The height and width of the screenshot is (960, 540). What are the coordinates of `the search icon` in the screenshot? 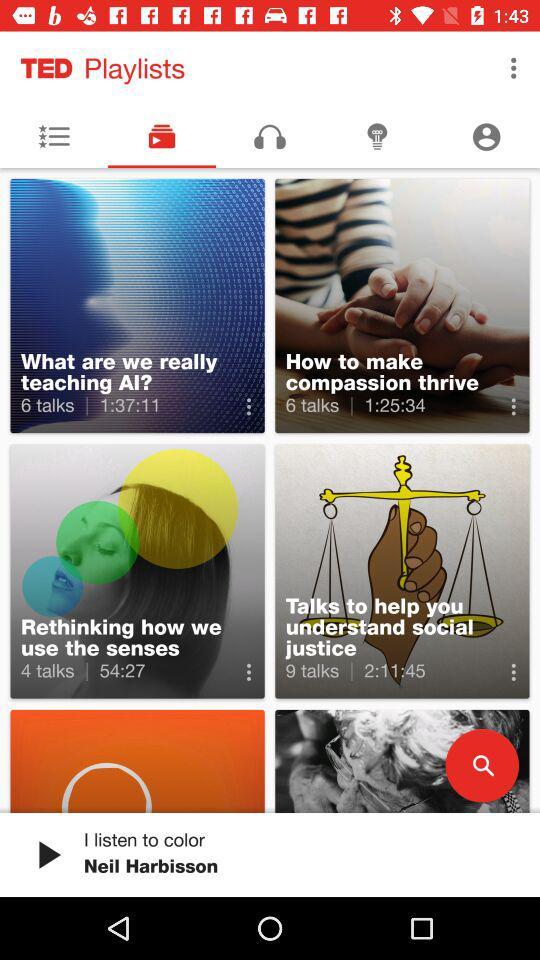 It's located at (481, 764).